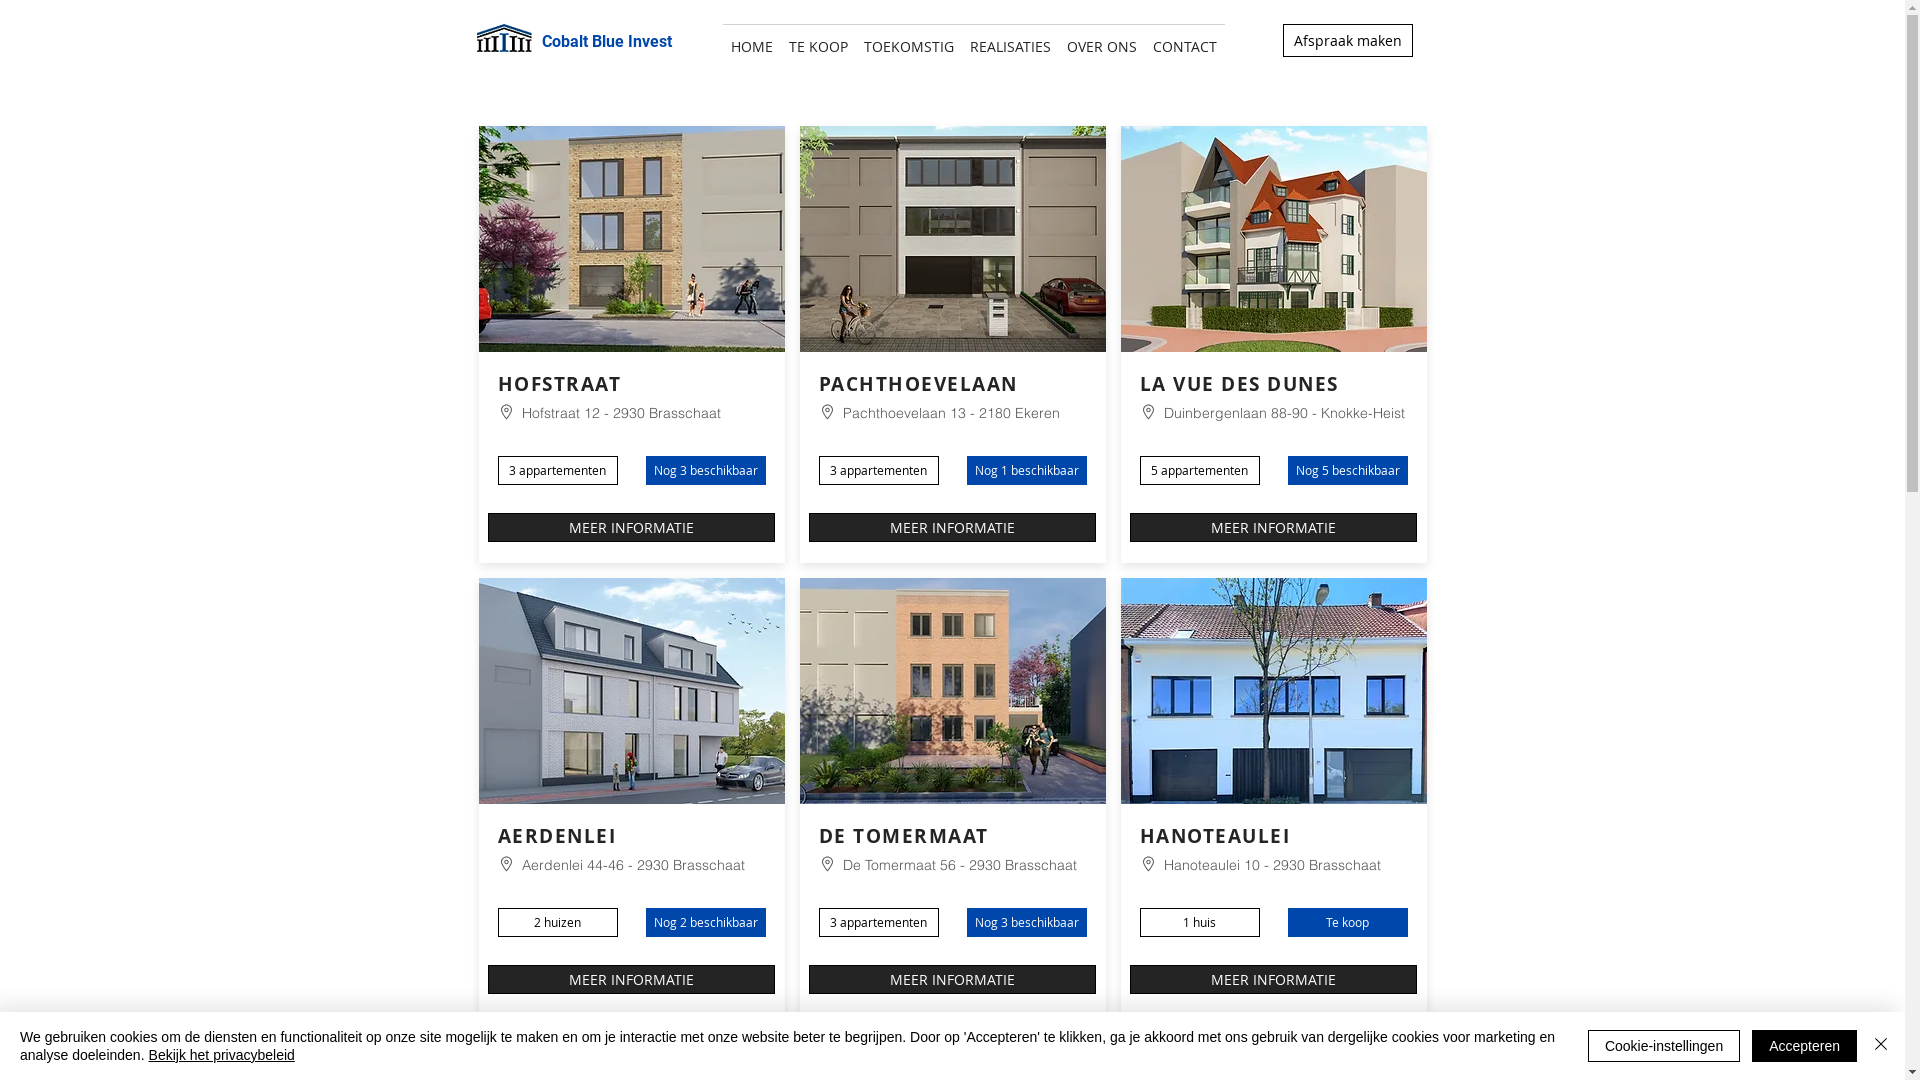  What do you see at coordinates (557, 922) in the screenshot?
I see `'2 huizen'` at bounding box center [557, 922].